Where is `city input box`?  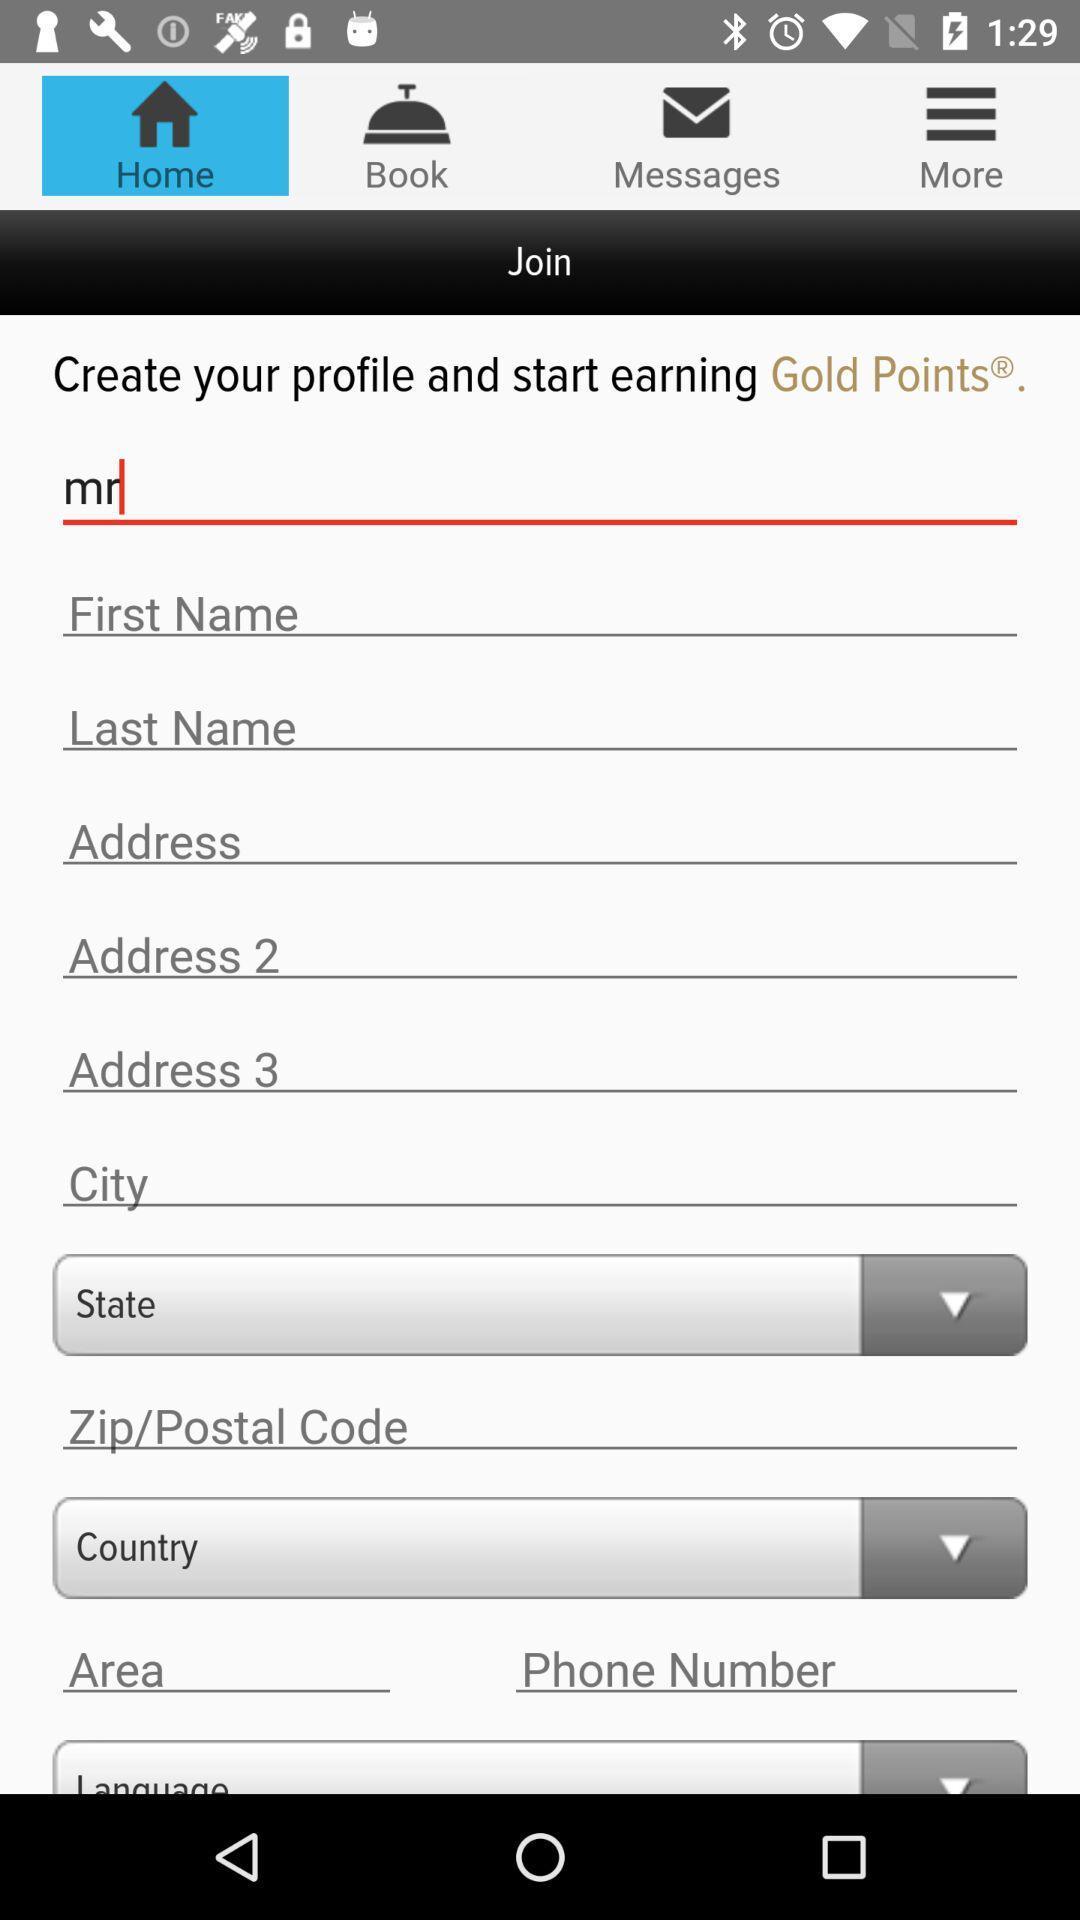
city input box is located at coordinates (540, 1183).